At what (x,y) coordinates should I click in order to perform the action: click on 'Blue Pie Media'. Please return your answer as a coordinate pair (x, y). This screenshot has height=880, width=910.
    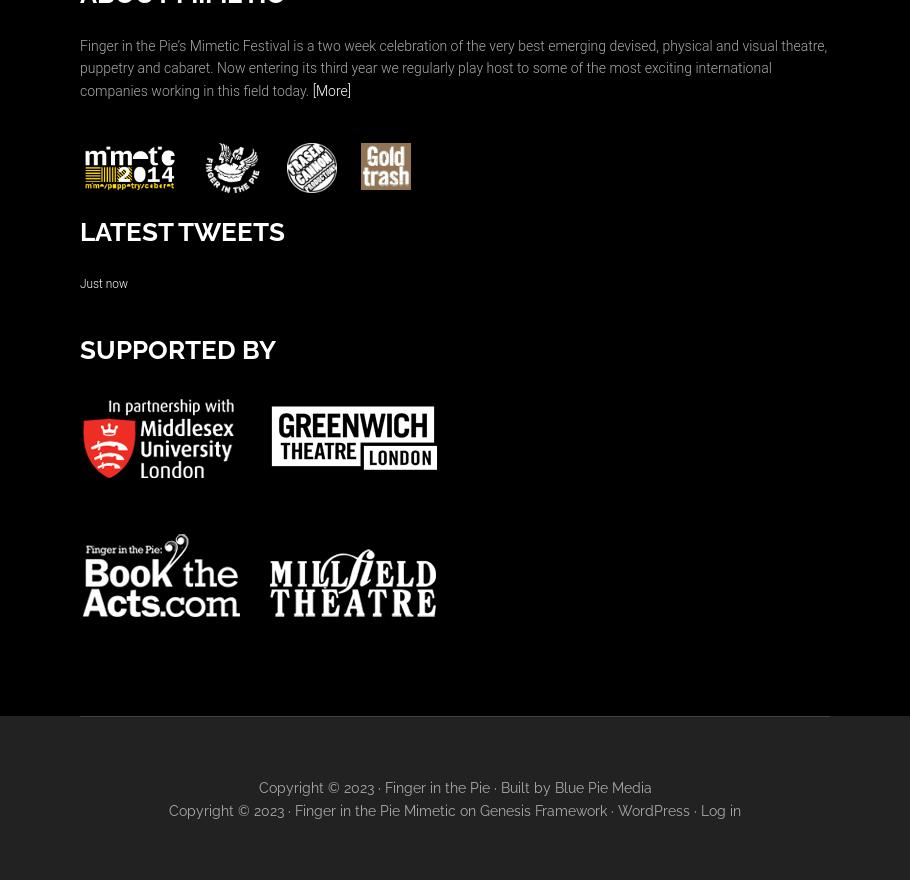
    Looking at the image, I should click on (601, 786).